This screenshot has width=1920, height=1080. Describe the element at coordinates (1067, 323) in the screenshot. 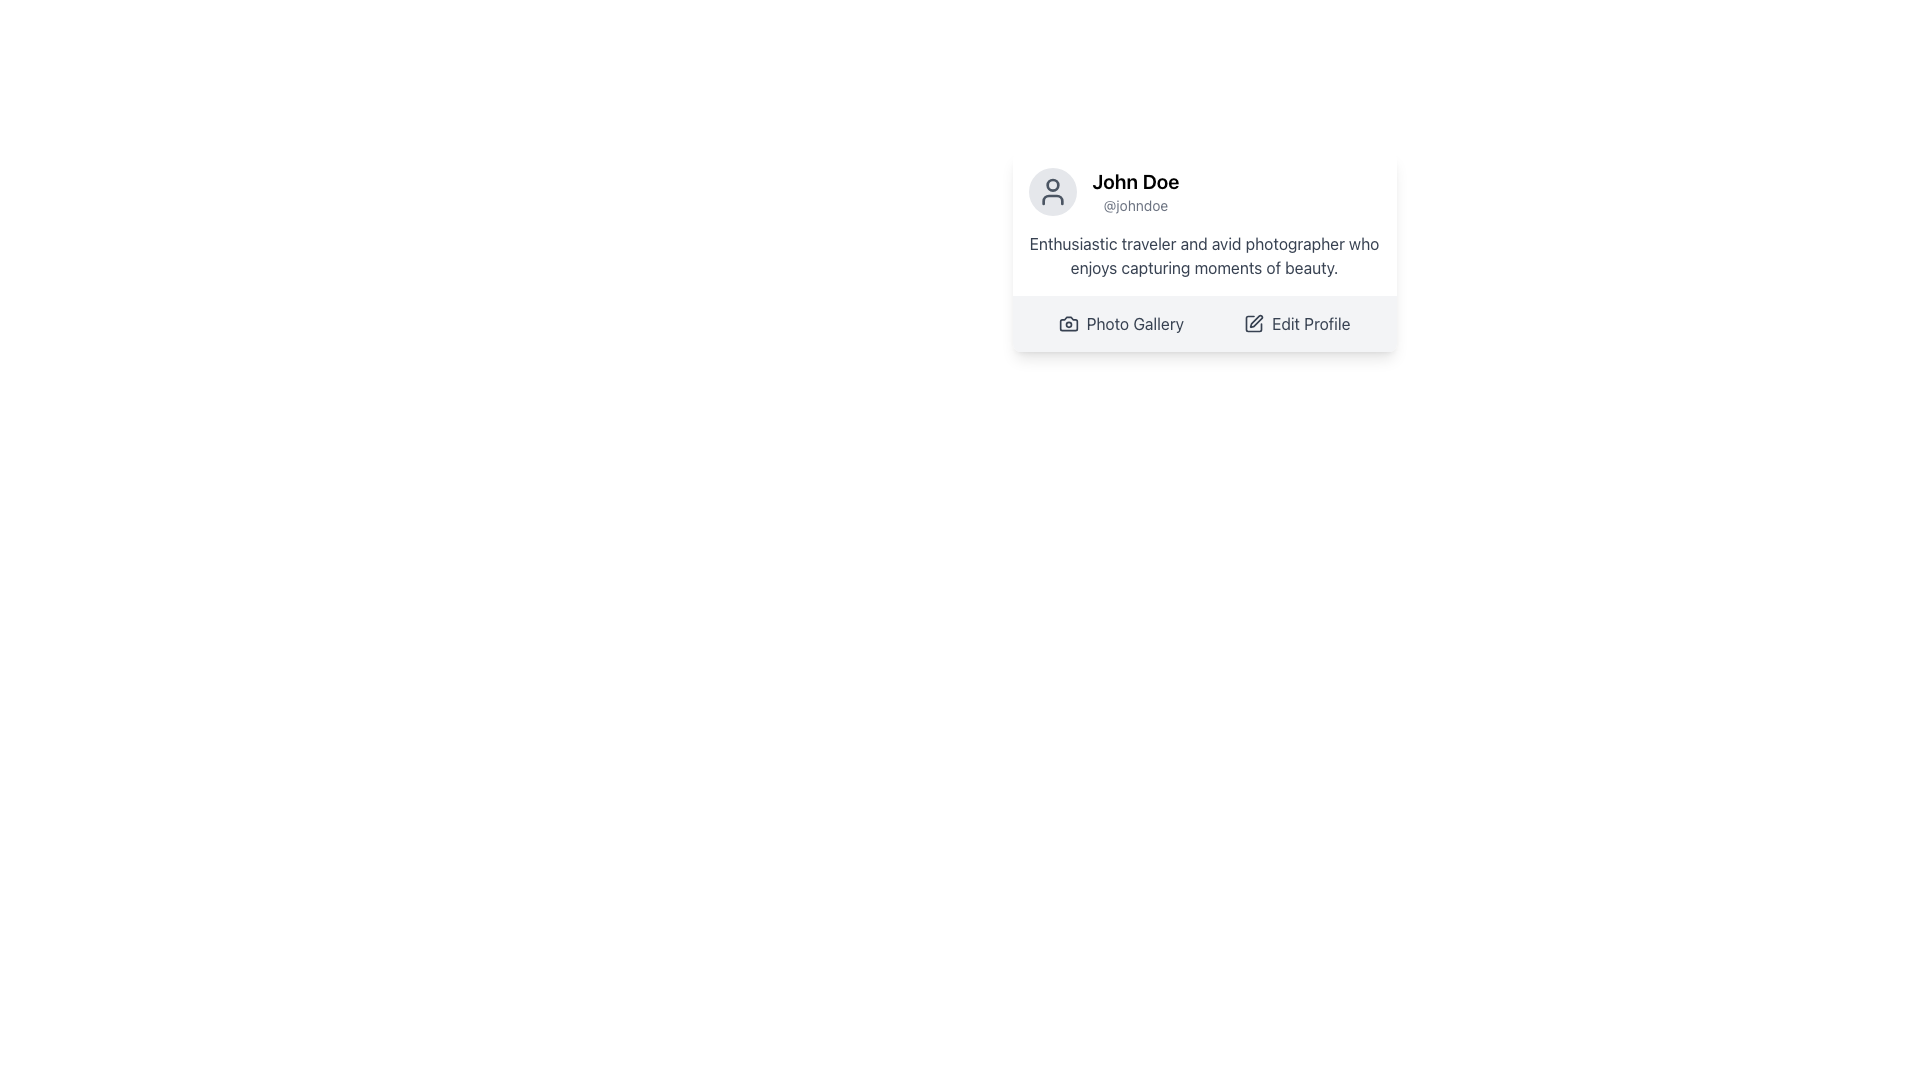

I see `the 'Photo Gallery' icon, which visually indicates the 'Photo Gallery' feature located to the left of the text label 'Photo Gallery'` at that location.